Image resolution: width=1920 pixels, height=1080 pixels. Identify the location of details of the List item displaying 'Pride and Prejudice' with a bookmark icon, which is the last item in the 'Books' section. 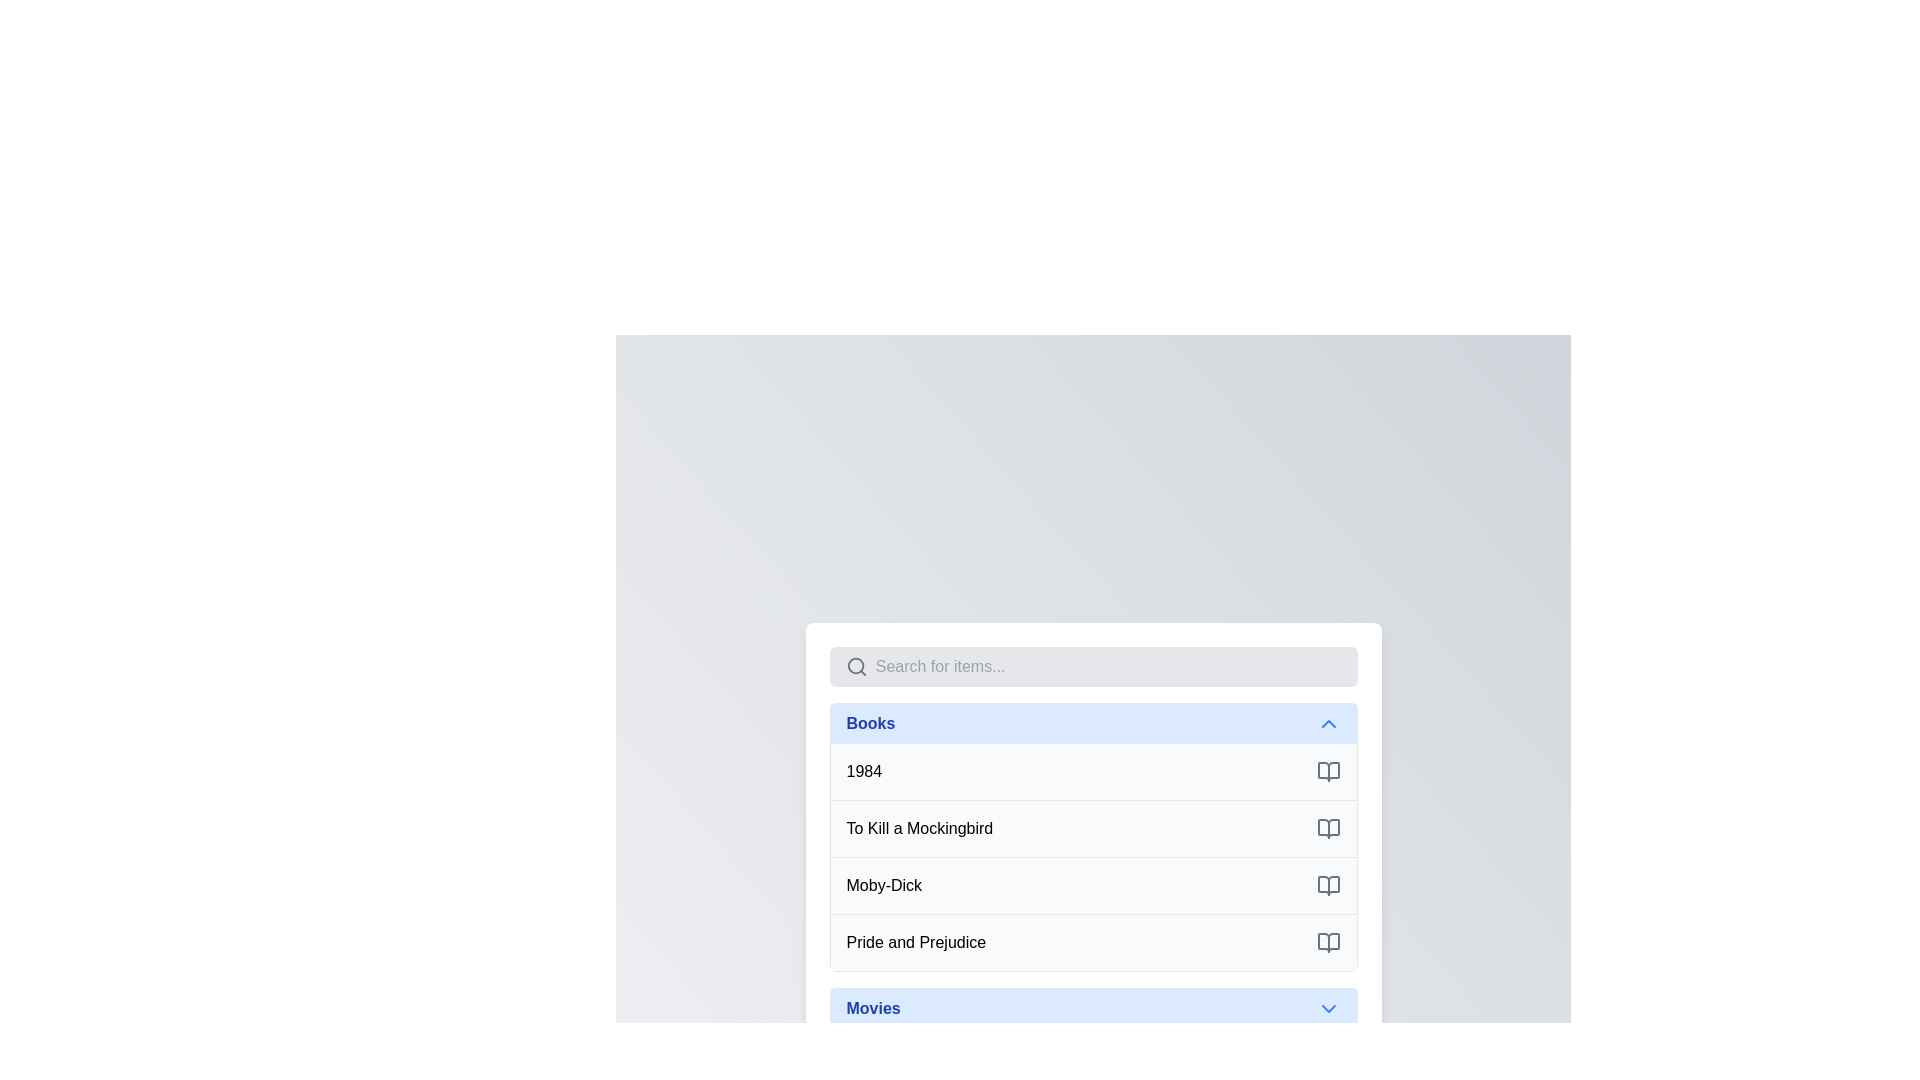
(1092, 941).